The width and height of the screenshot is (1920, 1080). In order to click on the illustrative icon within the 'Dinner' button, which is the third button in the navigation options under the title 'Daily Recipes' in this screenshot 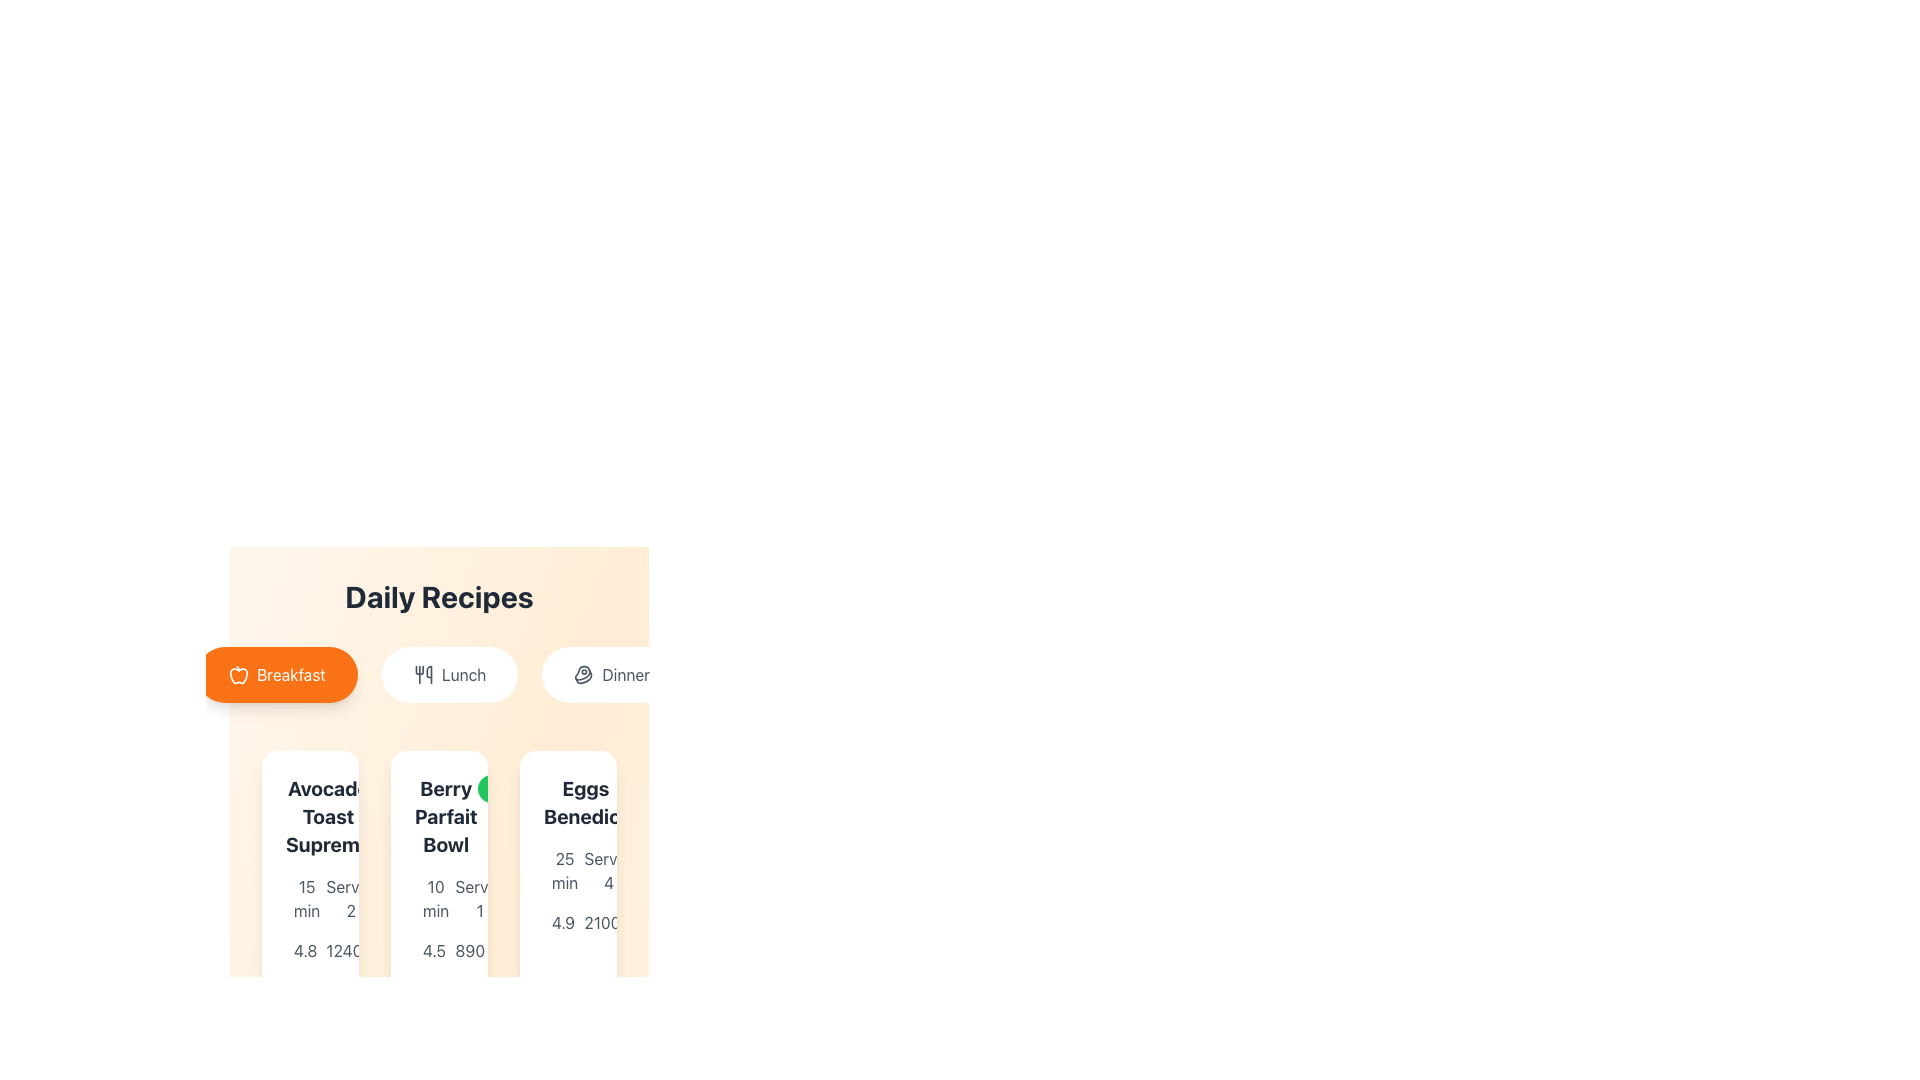, I will do `click(583, 675)`.